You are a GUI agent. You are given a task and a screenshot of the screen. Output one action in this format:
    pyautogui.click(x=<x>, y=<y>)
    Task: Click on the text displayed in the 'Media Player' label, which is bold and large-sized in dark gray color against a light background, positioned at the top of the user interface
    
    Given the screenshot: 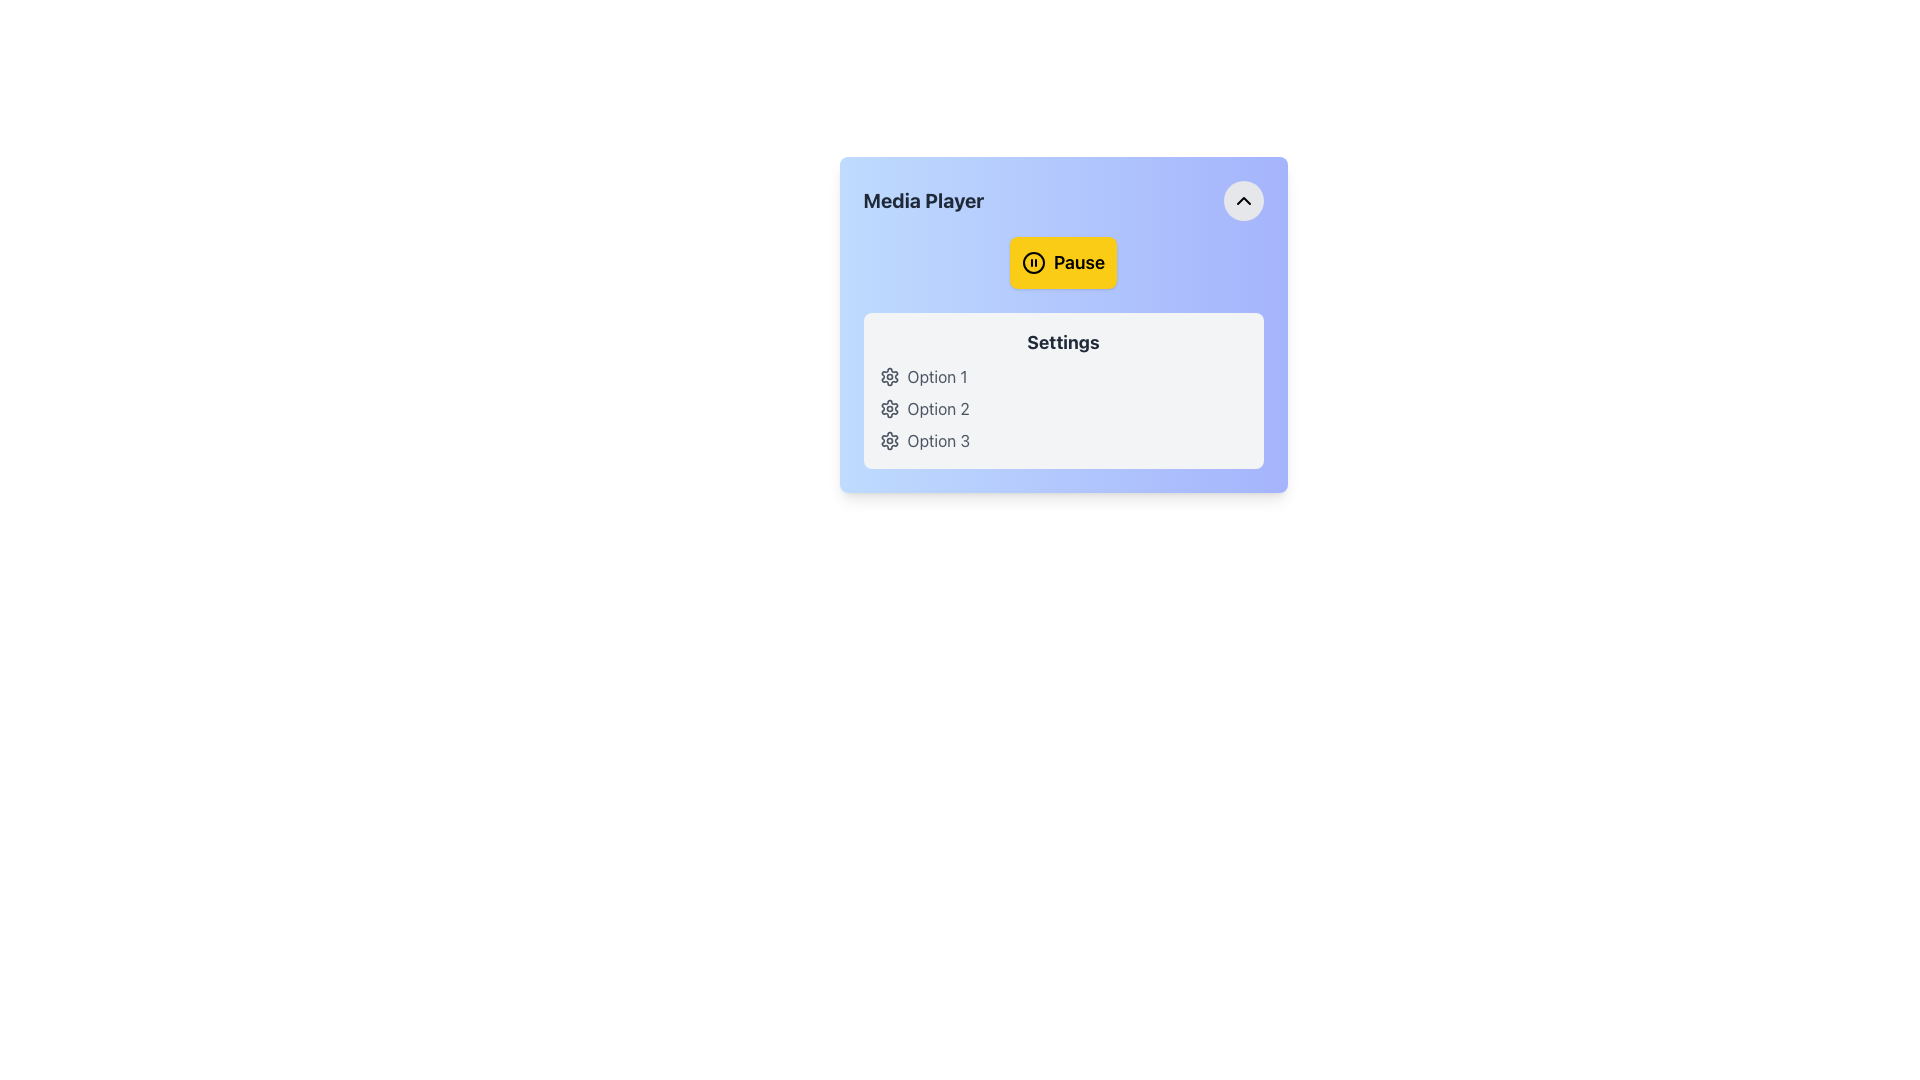 What is the action you would take?
    pyautogui.click(x=922, y=200)
    